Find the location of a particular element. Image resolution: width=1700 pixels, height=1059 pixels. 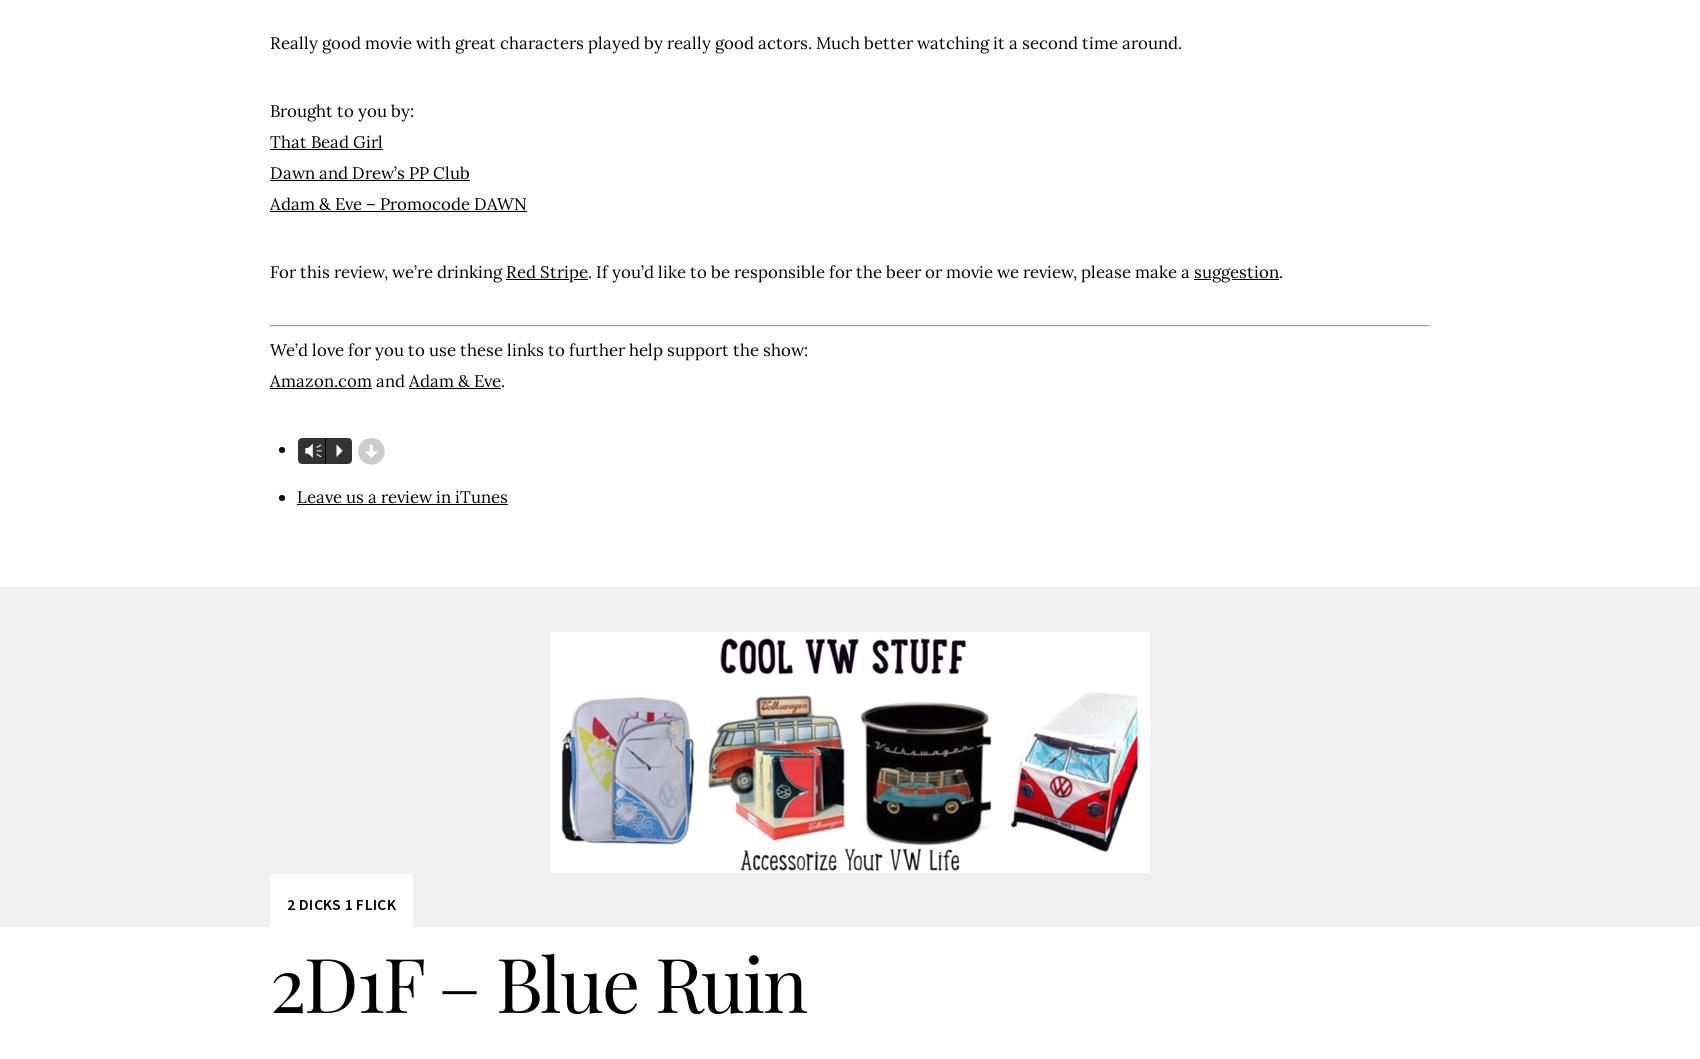

'suggestion' is located at coordinates (1235, 270).